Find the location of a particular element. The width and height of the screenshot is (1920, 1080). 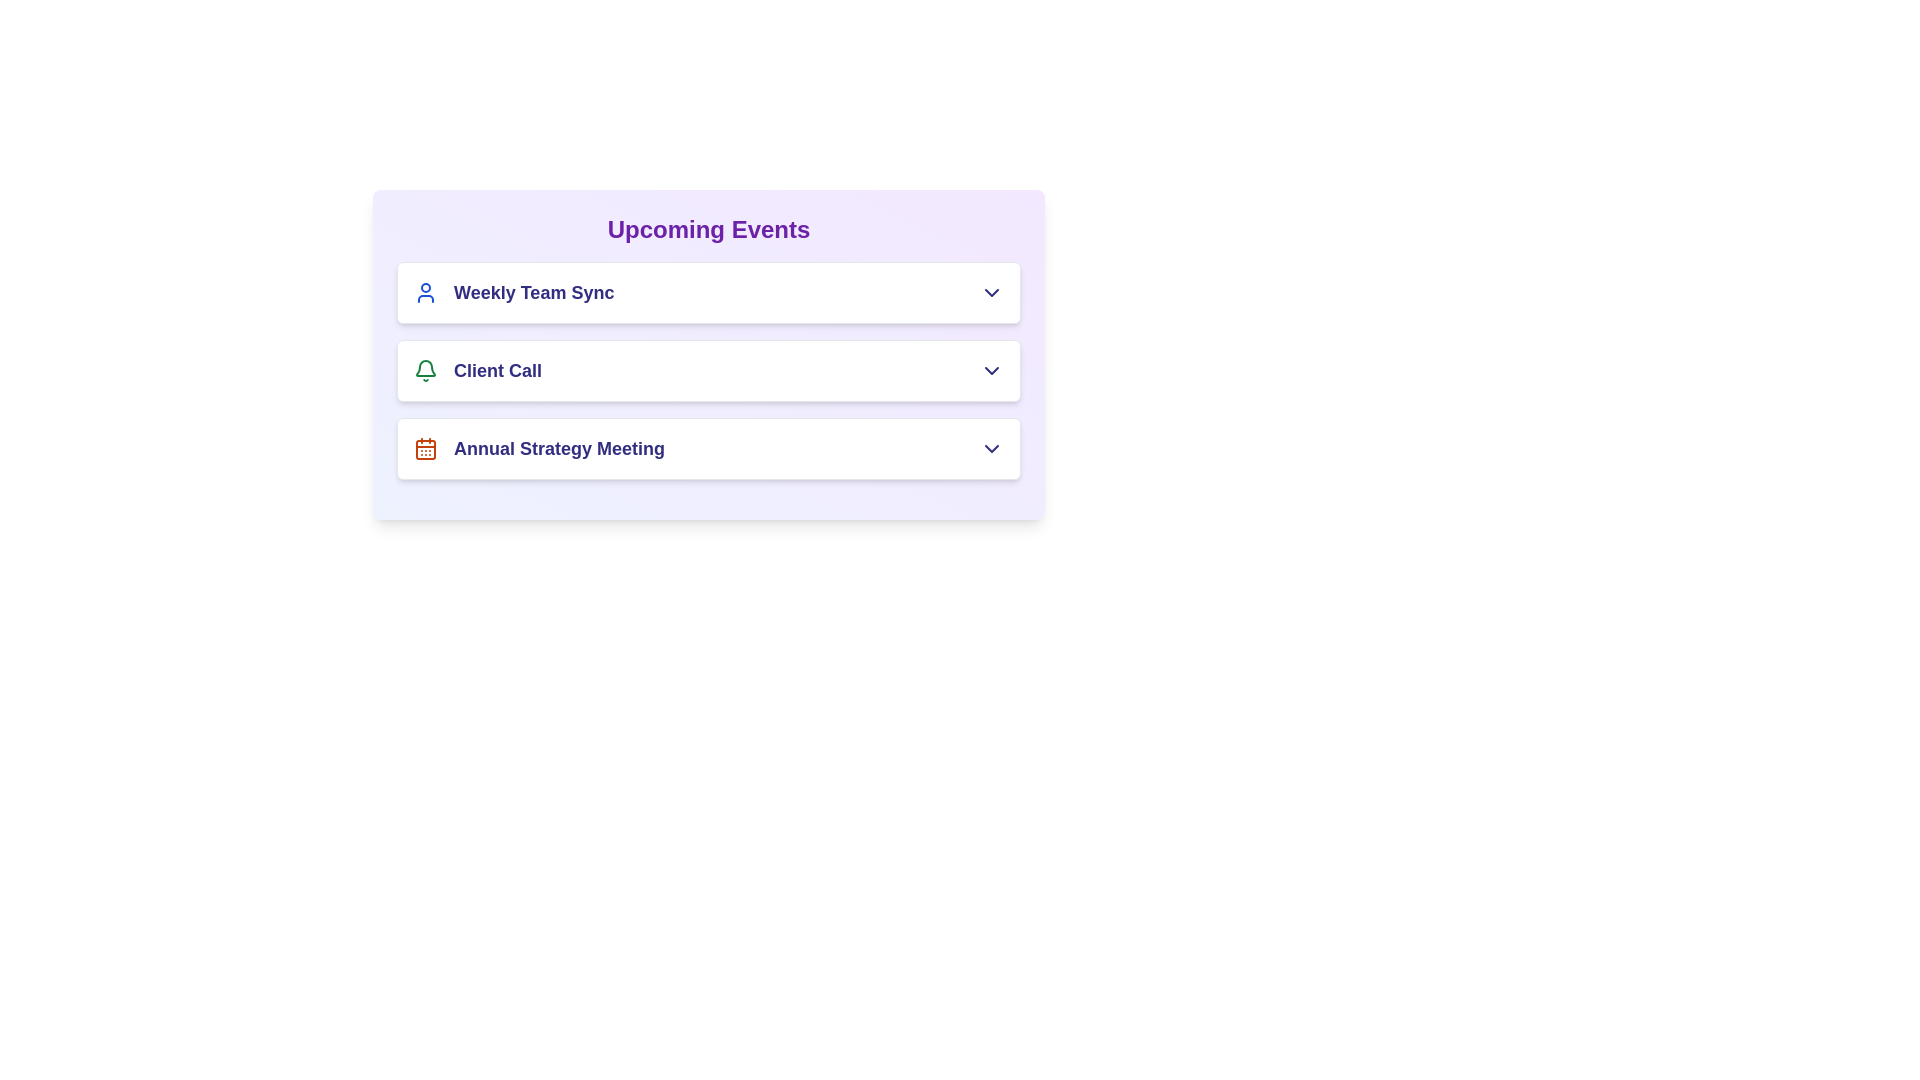

the user icon representing the owner or leader of the event labeled 'Weekly Team Sync', which is the leftmost element in the horizontal group containing the text label is located at coordinates (425, 293).